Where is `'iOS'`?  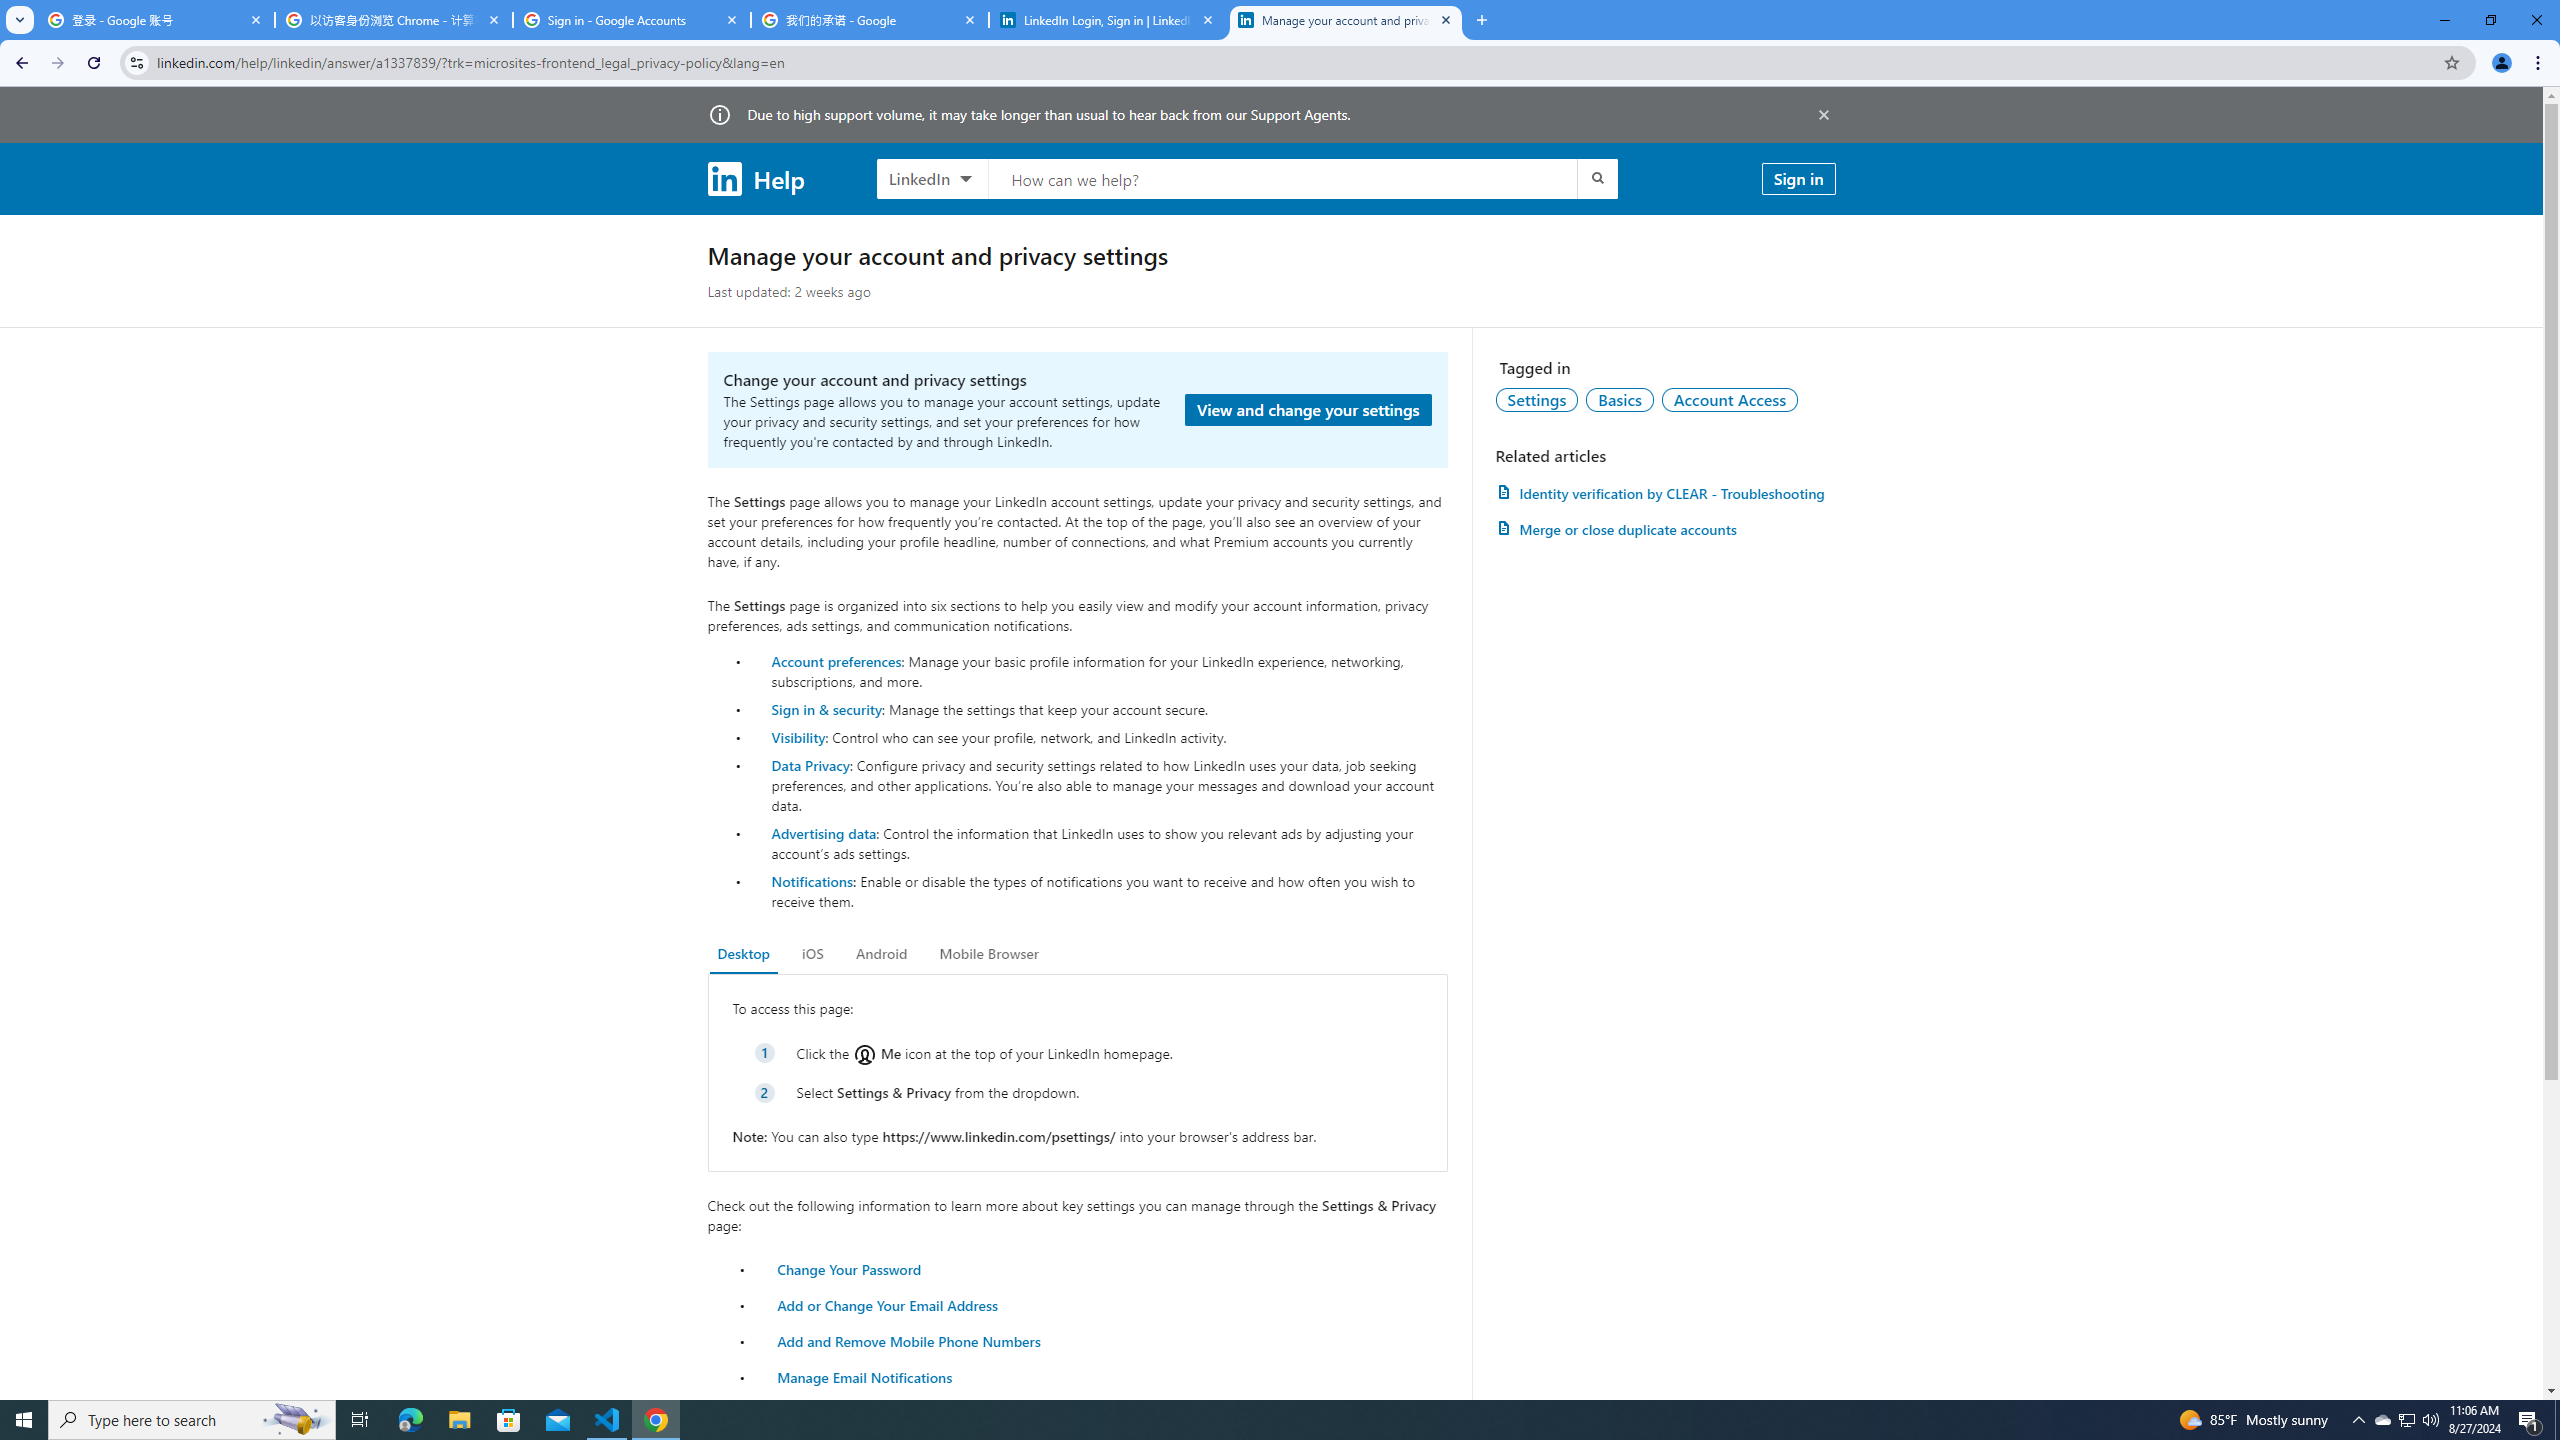
'iOS' is located at coordinates (811, 953).